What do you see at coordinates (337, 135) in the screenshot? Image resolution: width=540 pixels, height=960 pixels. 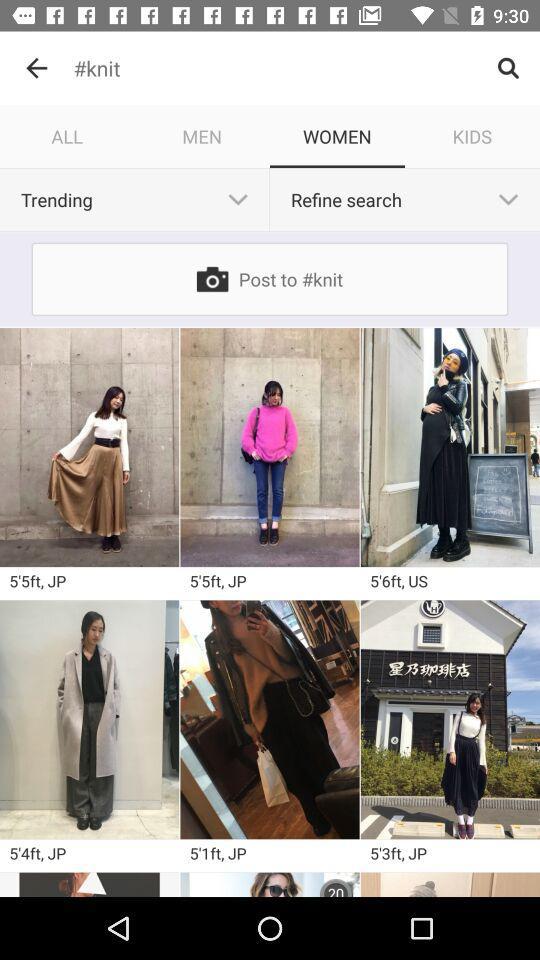 I see `the women` at bounding box center [337, 135].